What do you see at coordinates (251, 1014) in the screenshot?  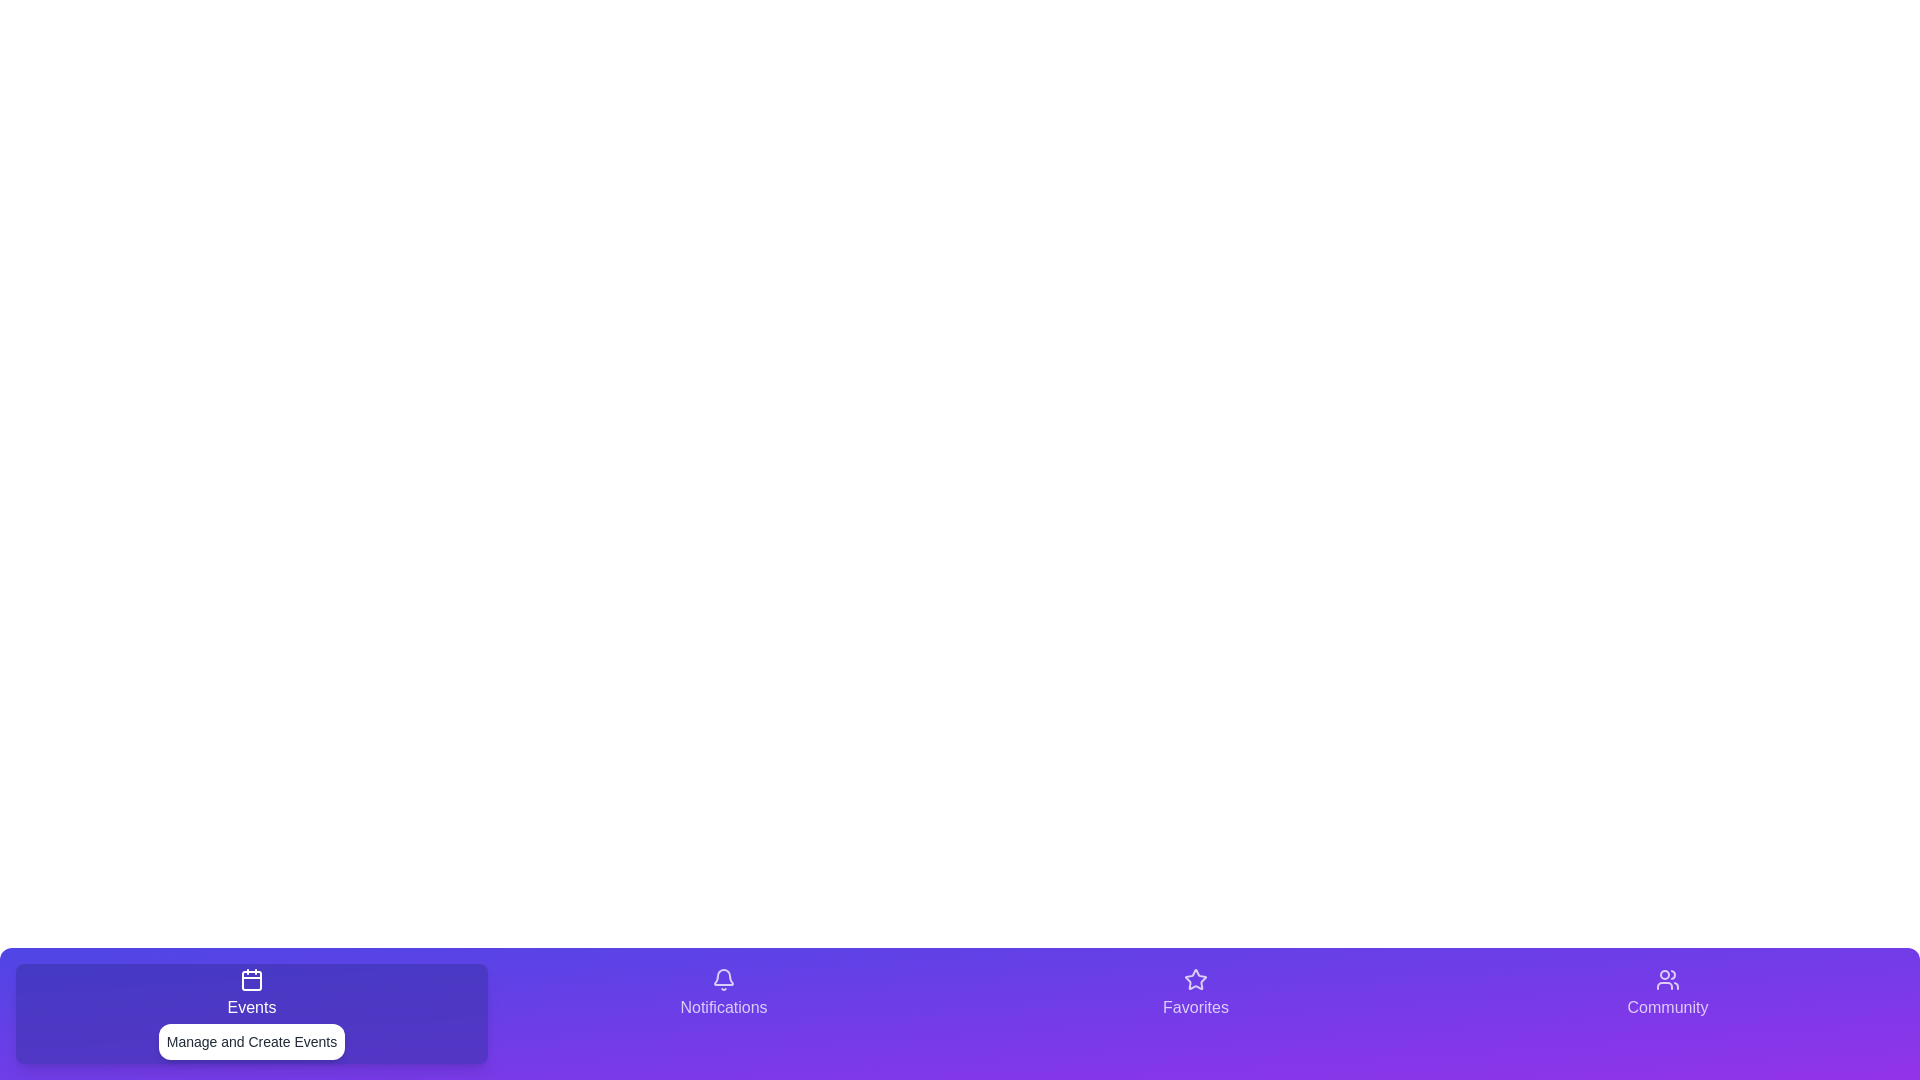 I see `the tab corresponding to Events` at bounding box center [251, 1014].